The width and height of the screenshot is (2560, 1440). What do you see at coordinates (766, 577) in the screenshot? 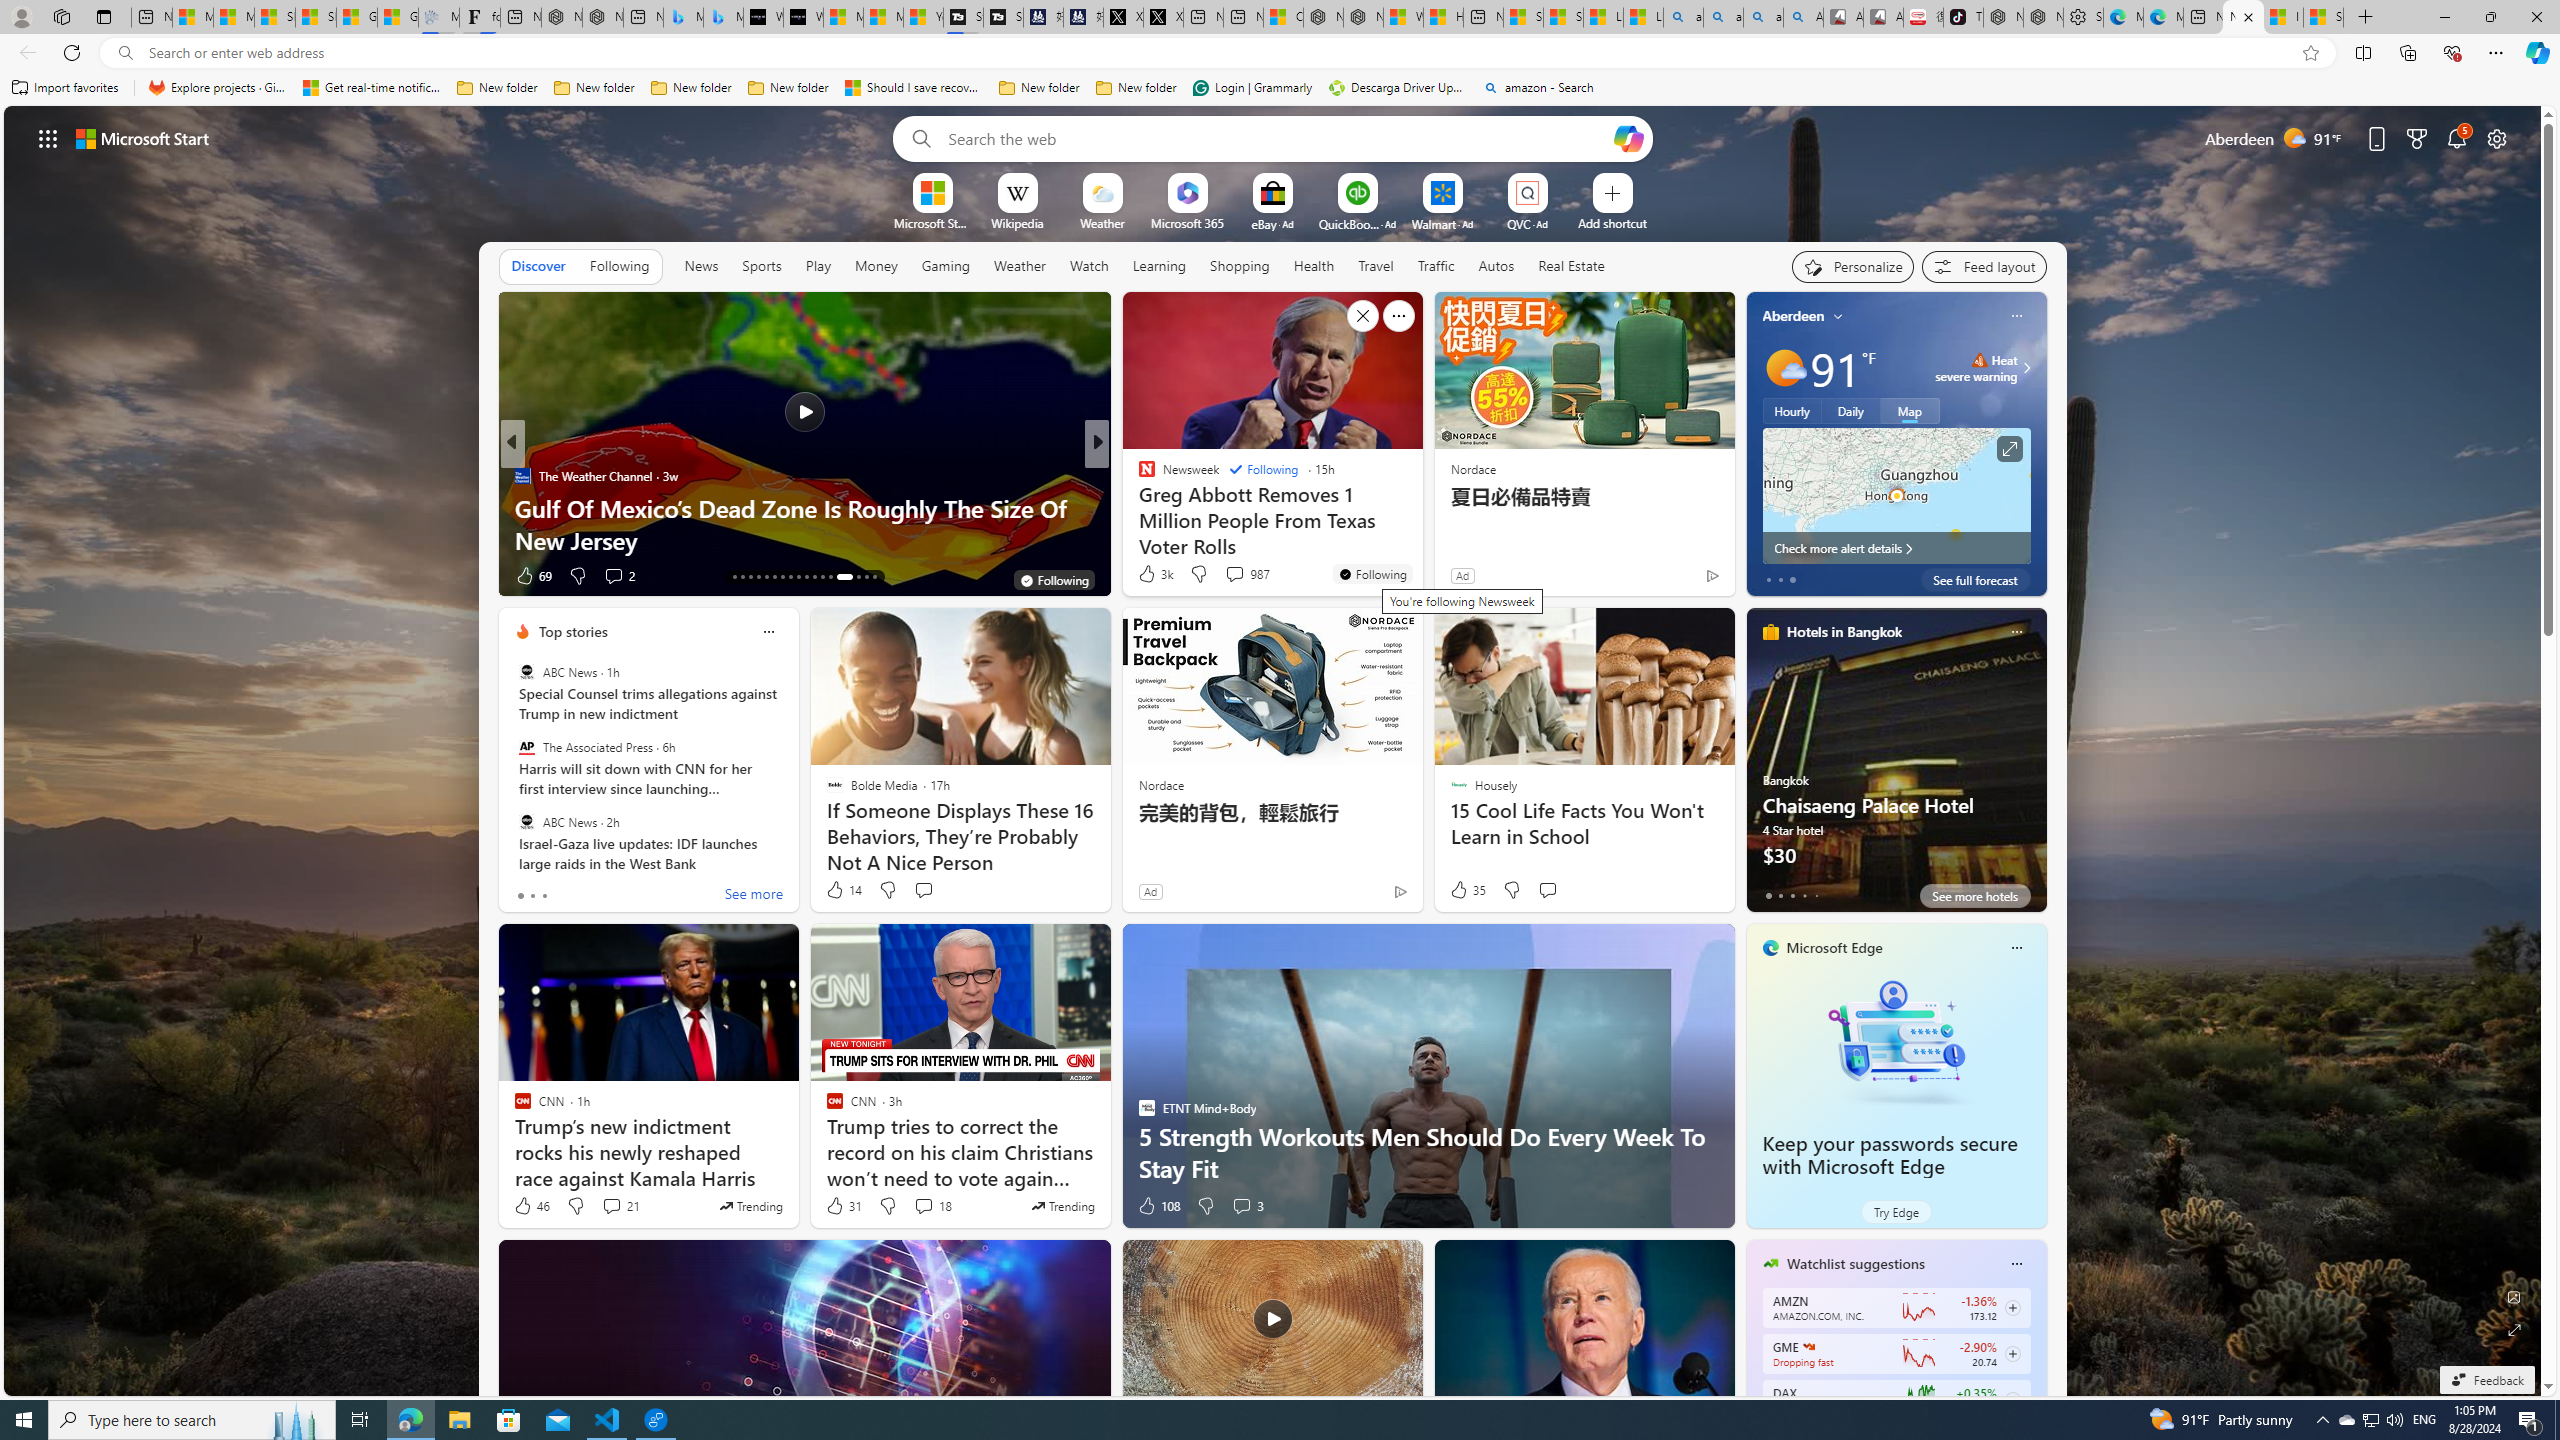
I see `'AutomationID: tab-17'` at bounding box center [766, 577].